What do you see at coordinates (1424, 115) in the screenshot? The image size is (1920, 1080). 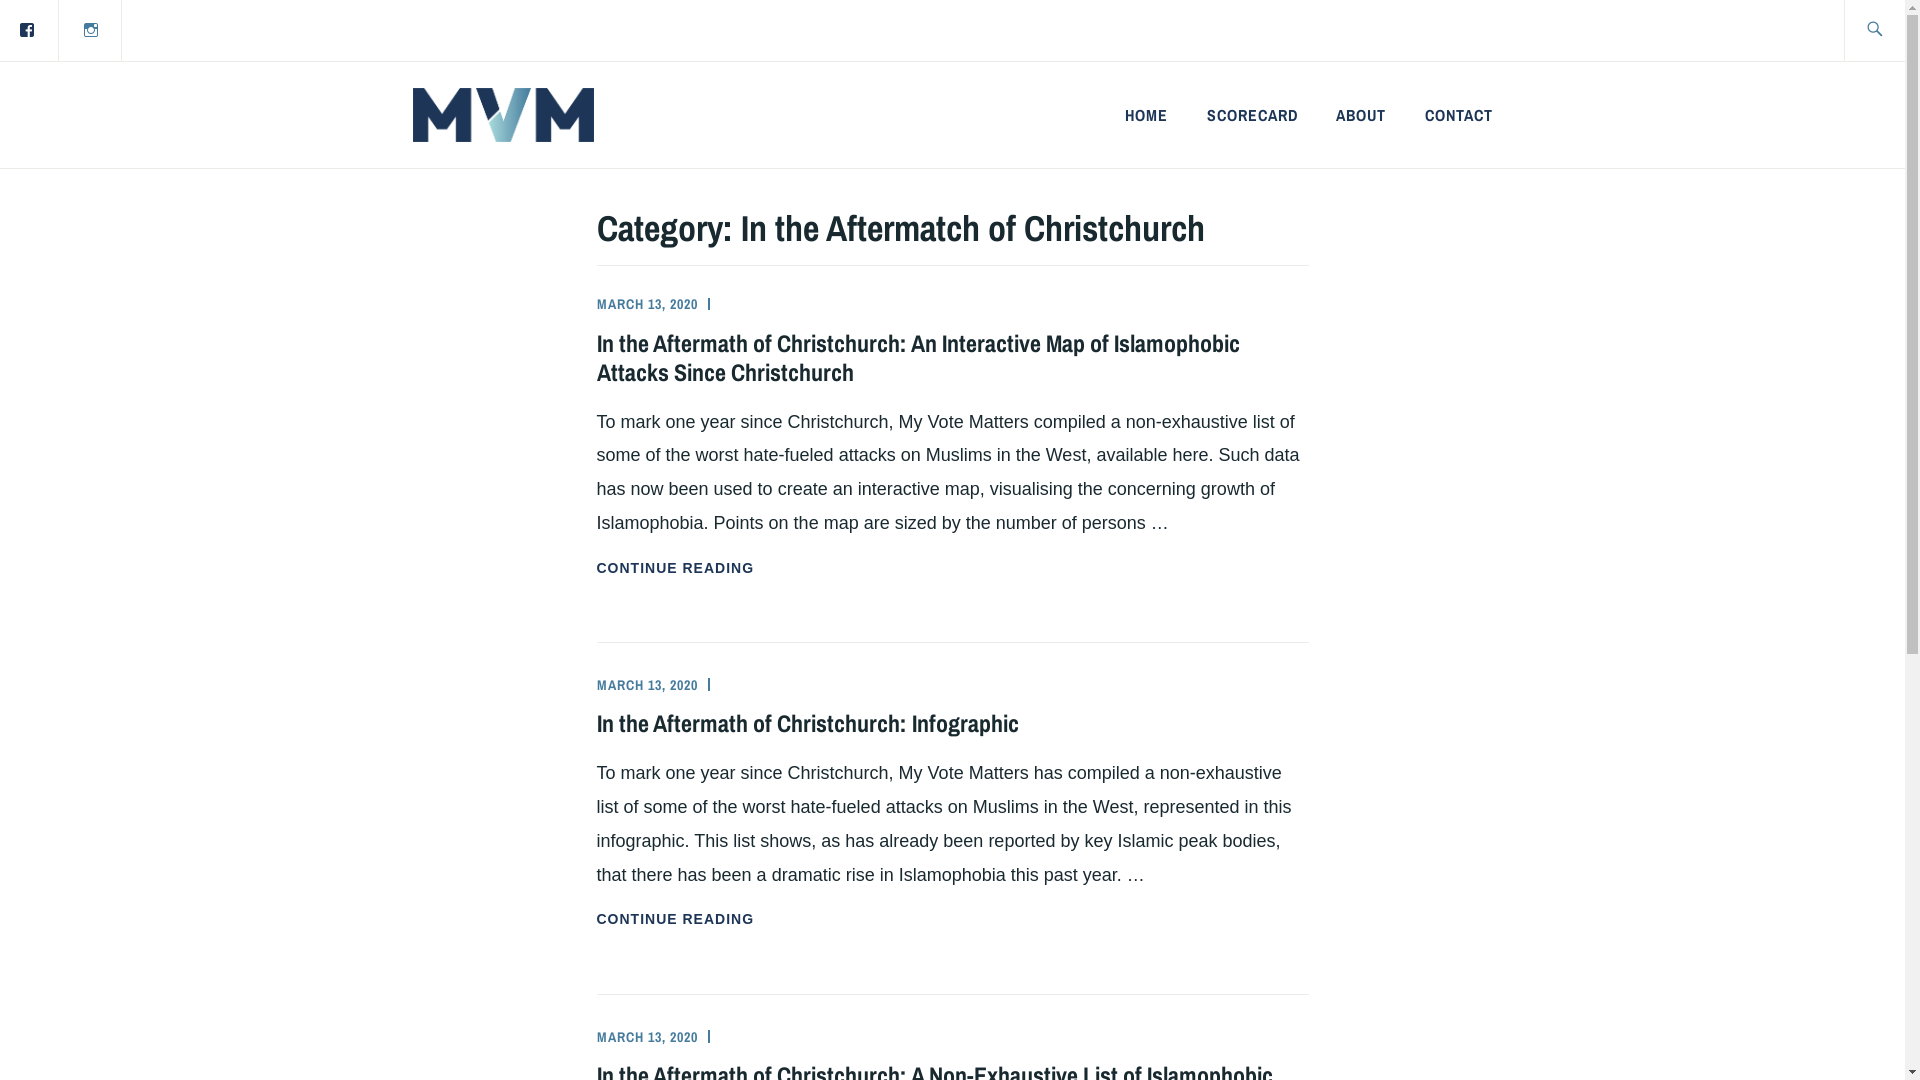 I see `'CONTACT'` at bounding box center [1424, 115].